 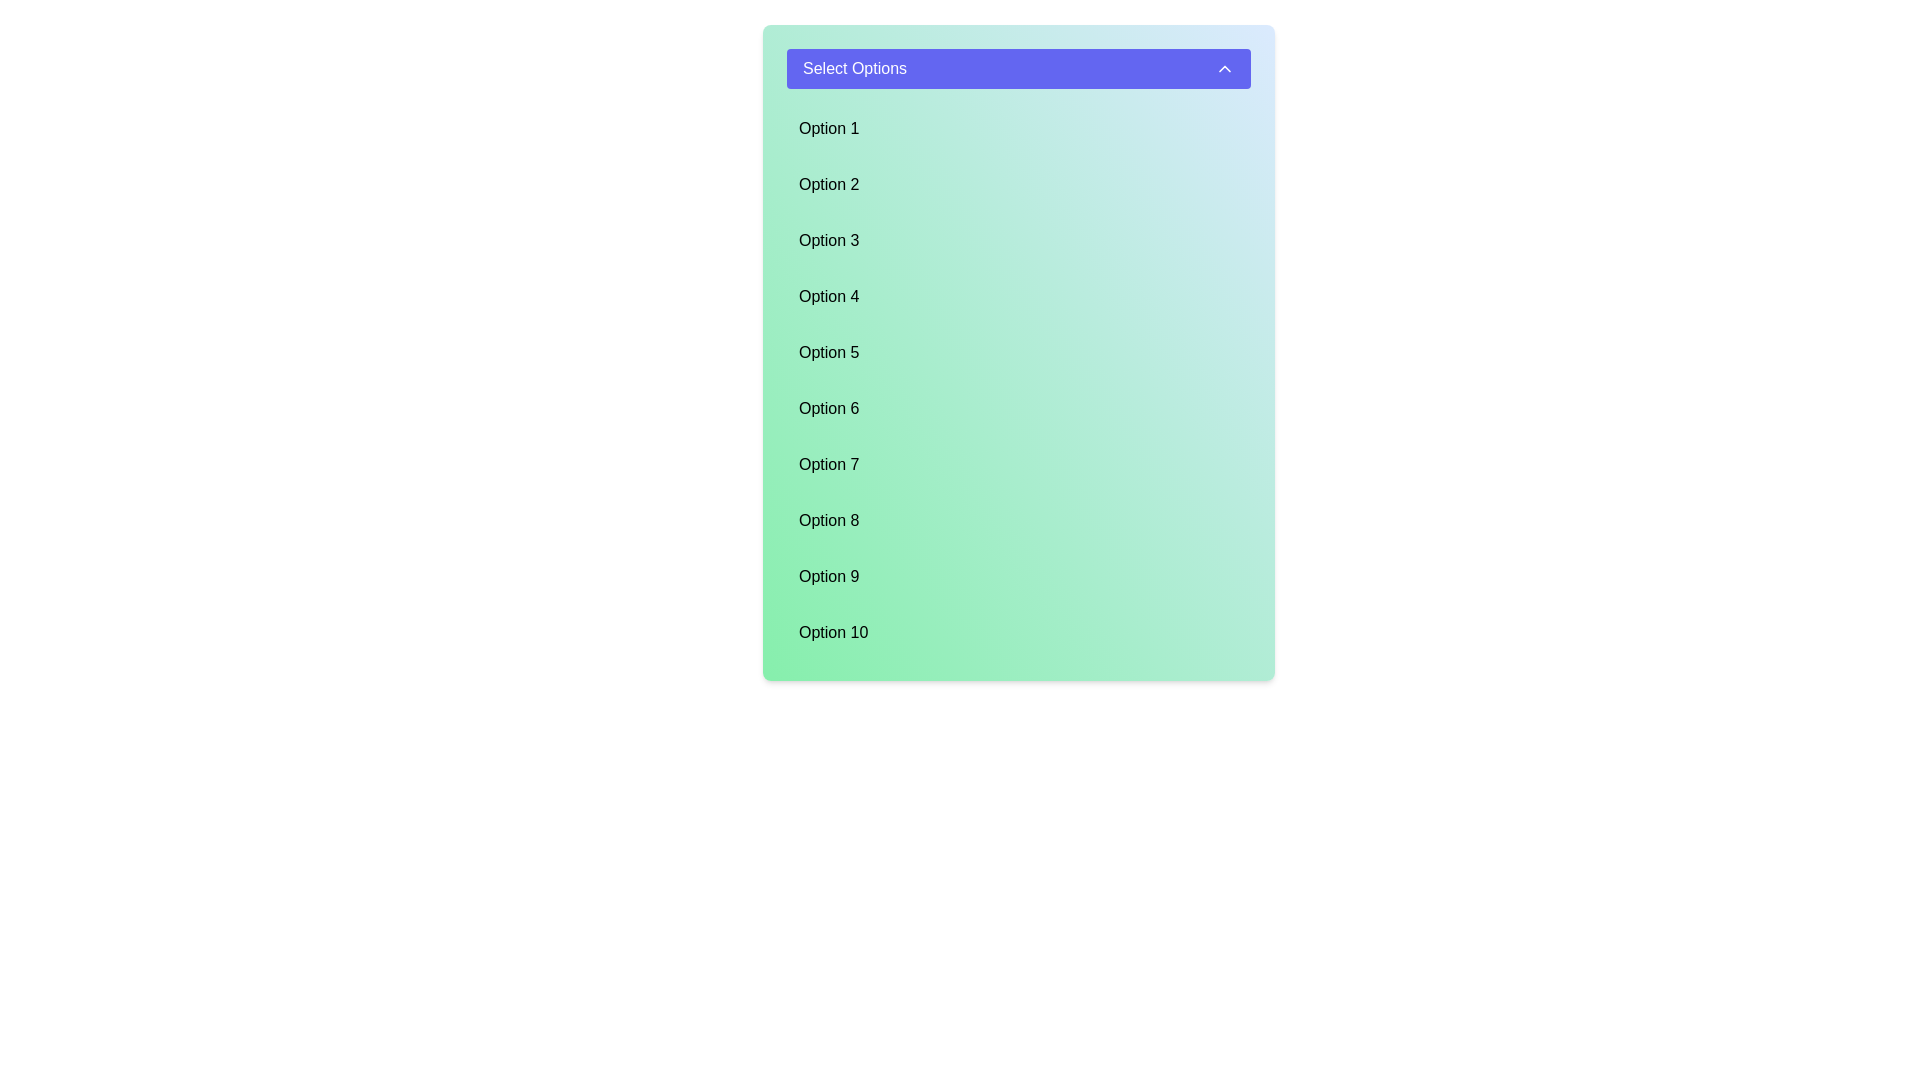 I want to click on to select the second item 'Option 2' in the dropdown menu, which has a light blue background and is aligned to the left, so click(x=1018, y=185).